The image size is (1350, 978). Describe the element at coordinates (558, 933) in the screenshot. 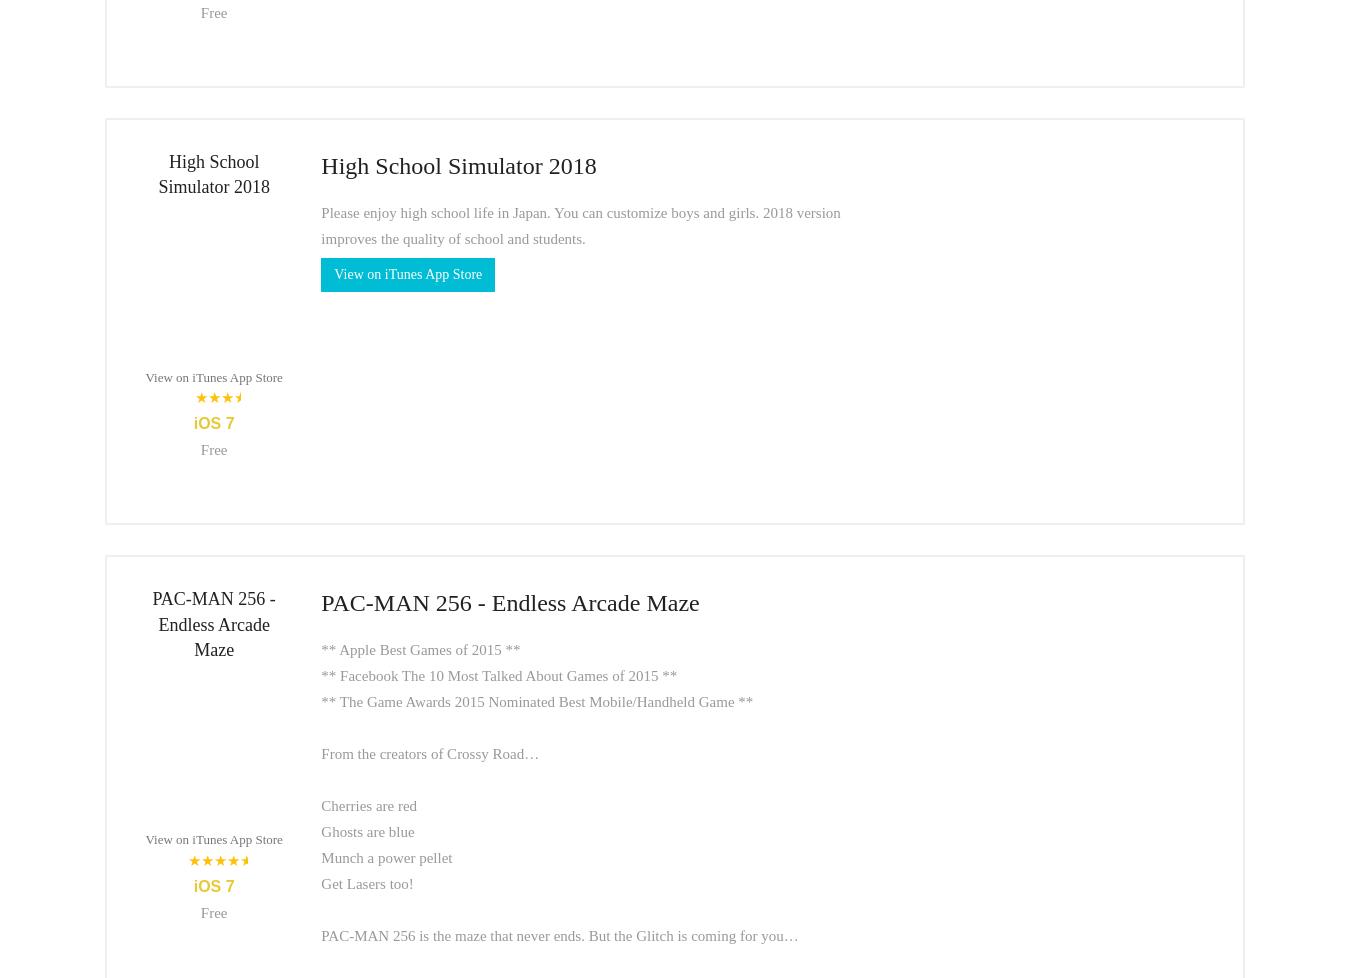

I see `'PAC-MAN 256 is the maze that never ends. But the Glitch is coming for you…'` at that location.